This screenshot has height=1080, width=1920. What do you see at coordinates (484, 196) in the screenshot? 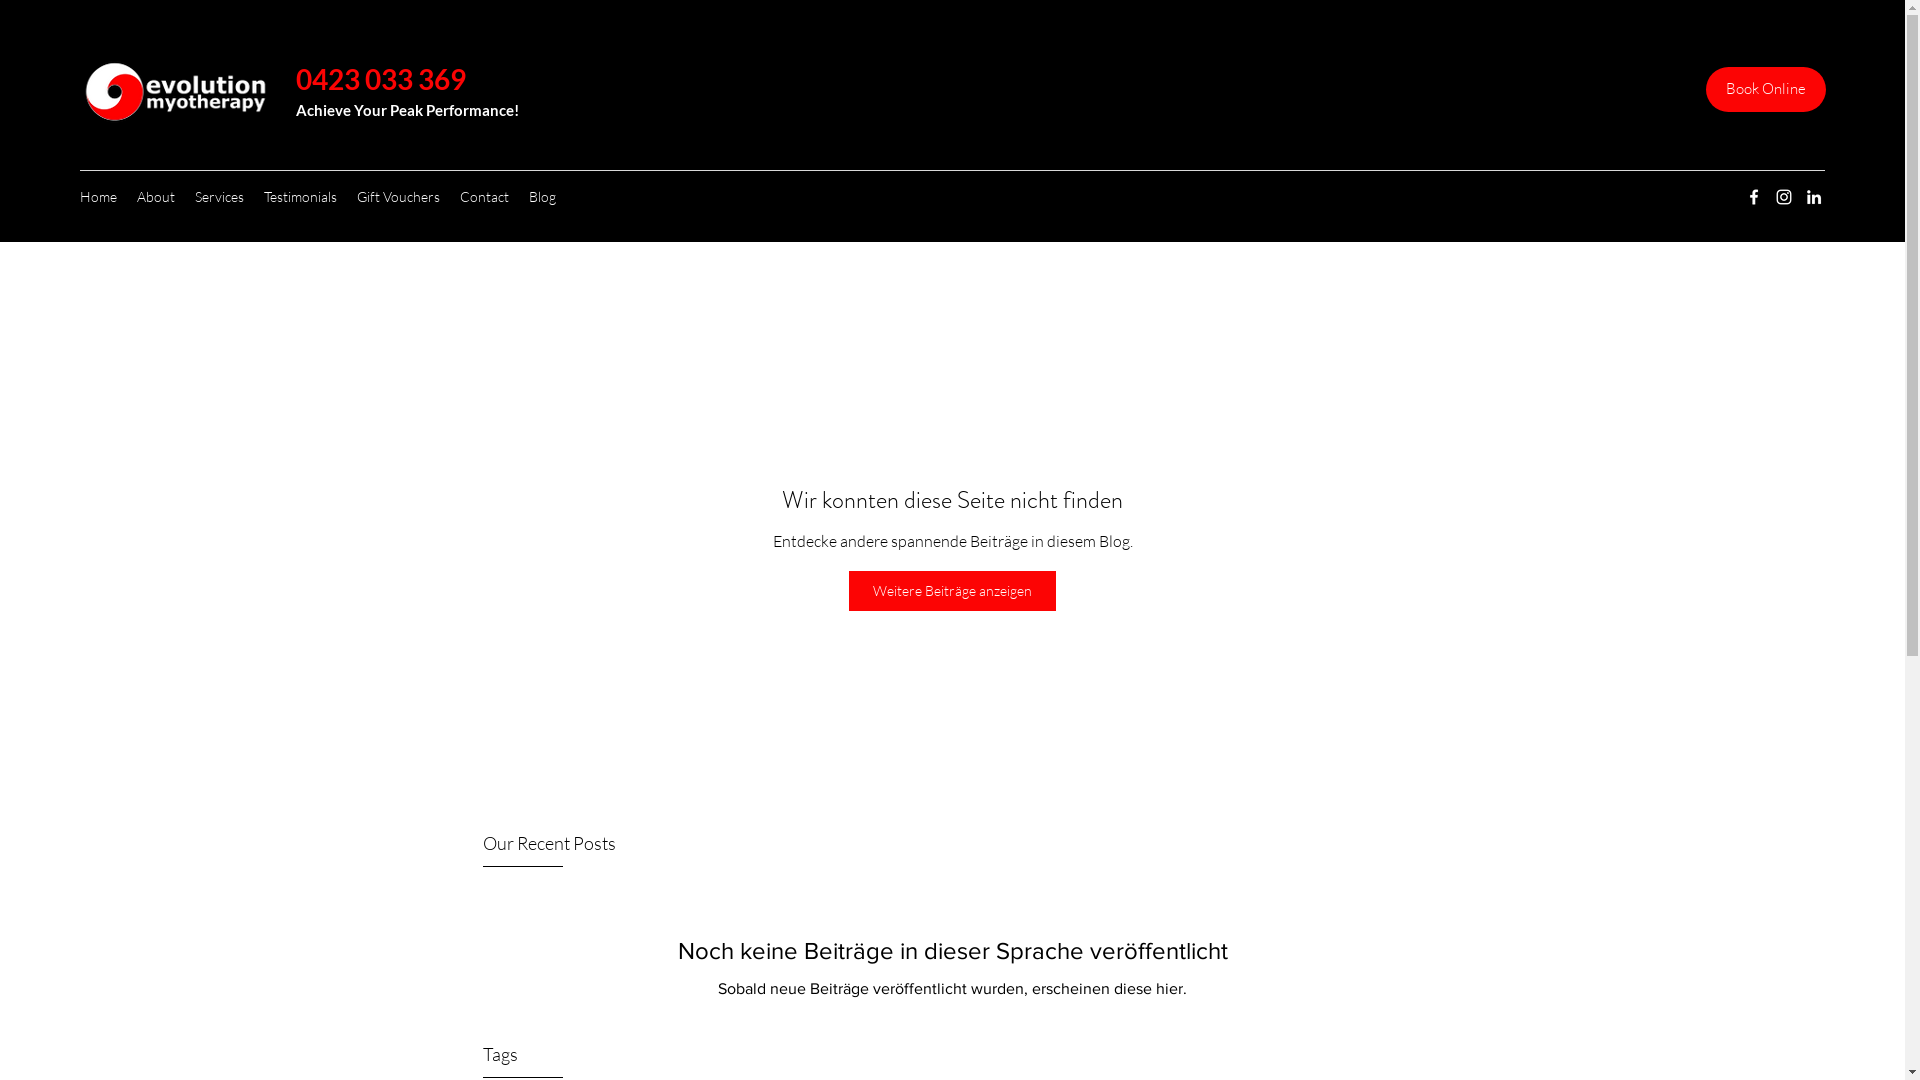
I see `'Contact'` at bounding box center [484, 196].